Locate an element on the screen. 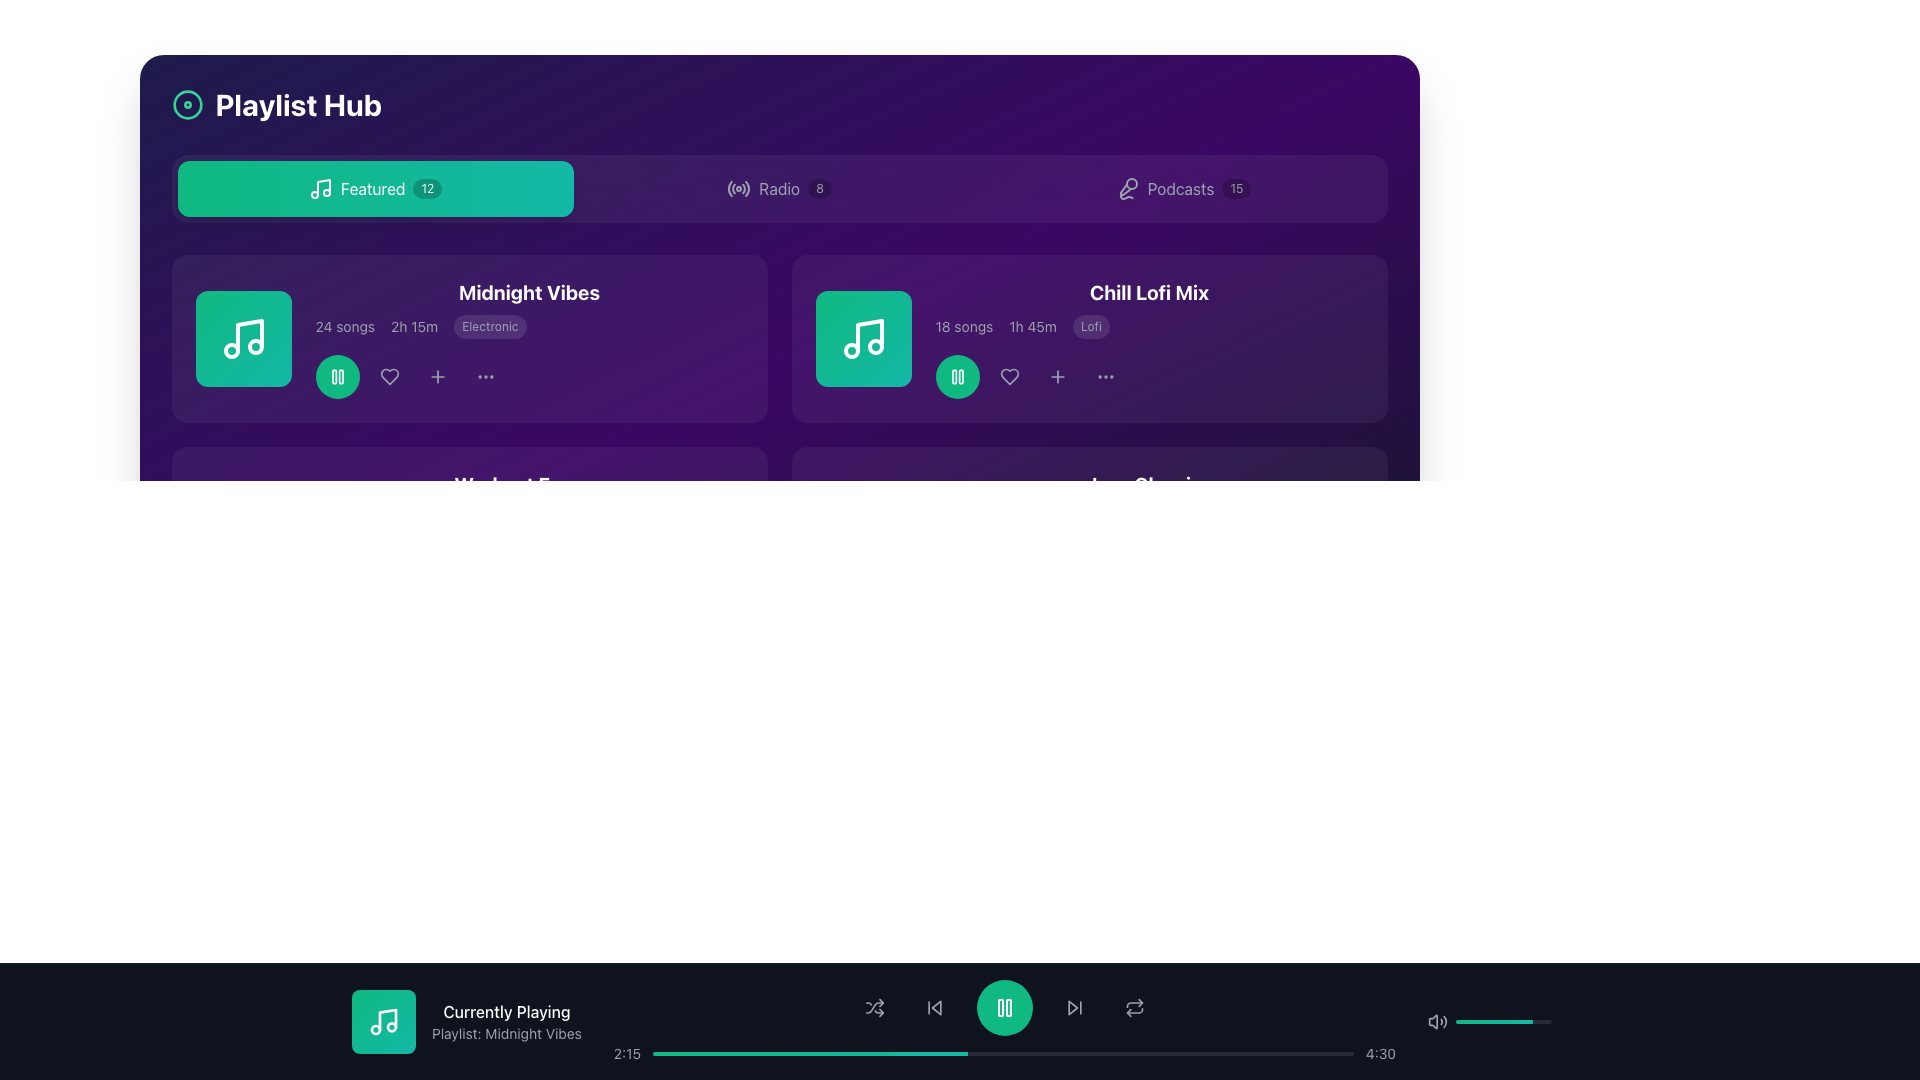 The width and height of the screenshot is (1920, 1080). the 'Podcasts' text label in the top-right section of the menu, which is positioned between an icon and a badge displaying '15' is located at coordinates (1180, 189).